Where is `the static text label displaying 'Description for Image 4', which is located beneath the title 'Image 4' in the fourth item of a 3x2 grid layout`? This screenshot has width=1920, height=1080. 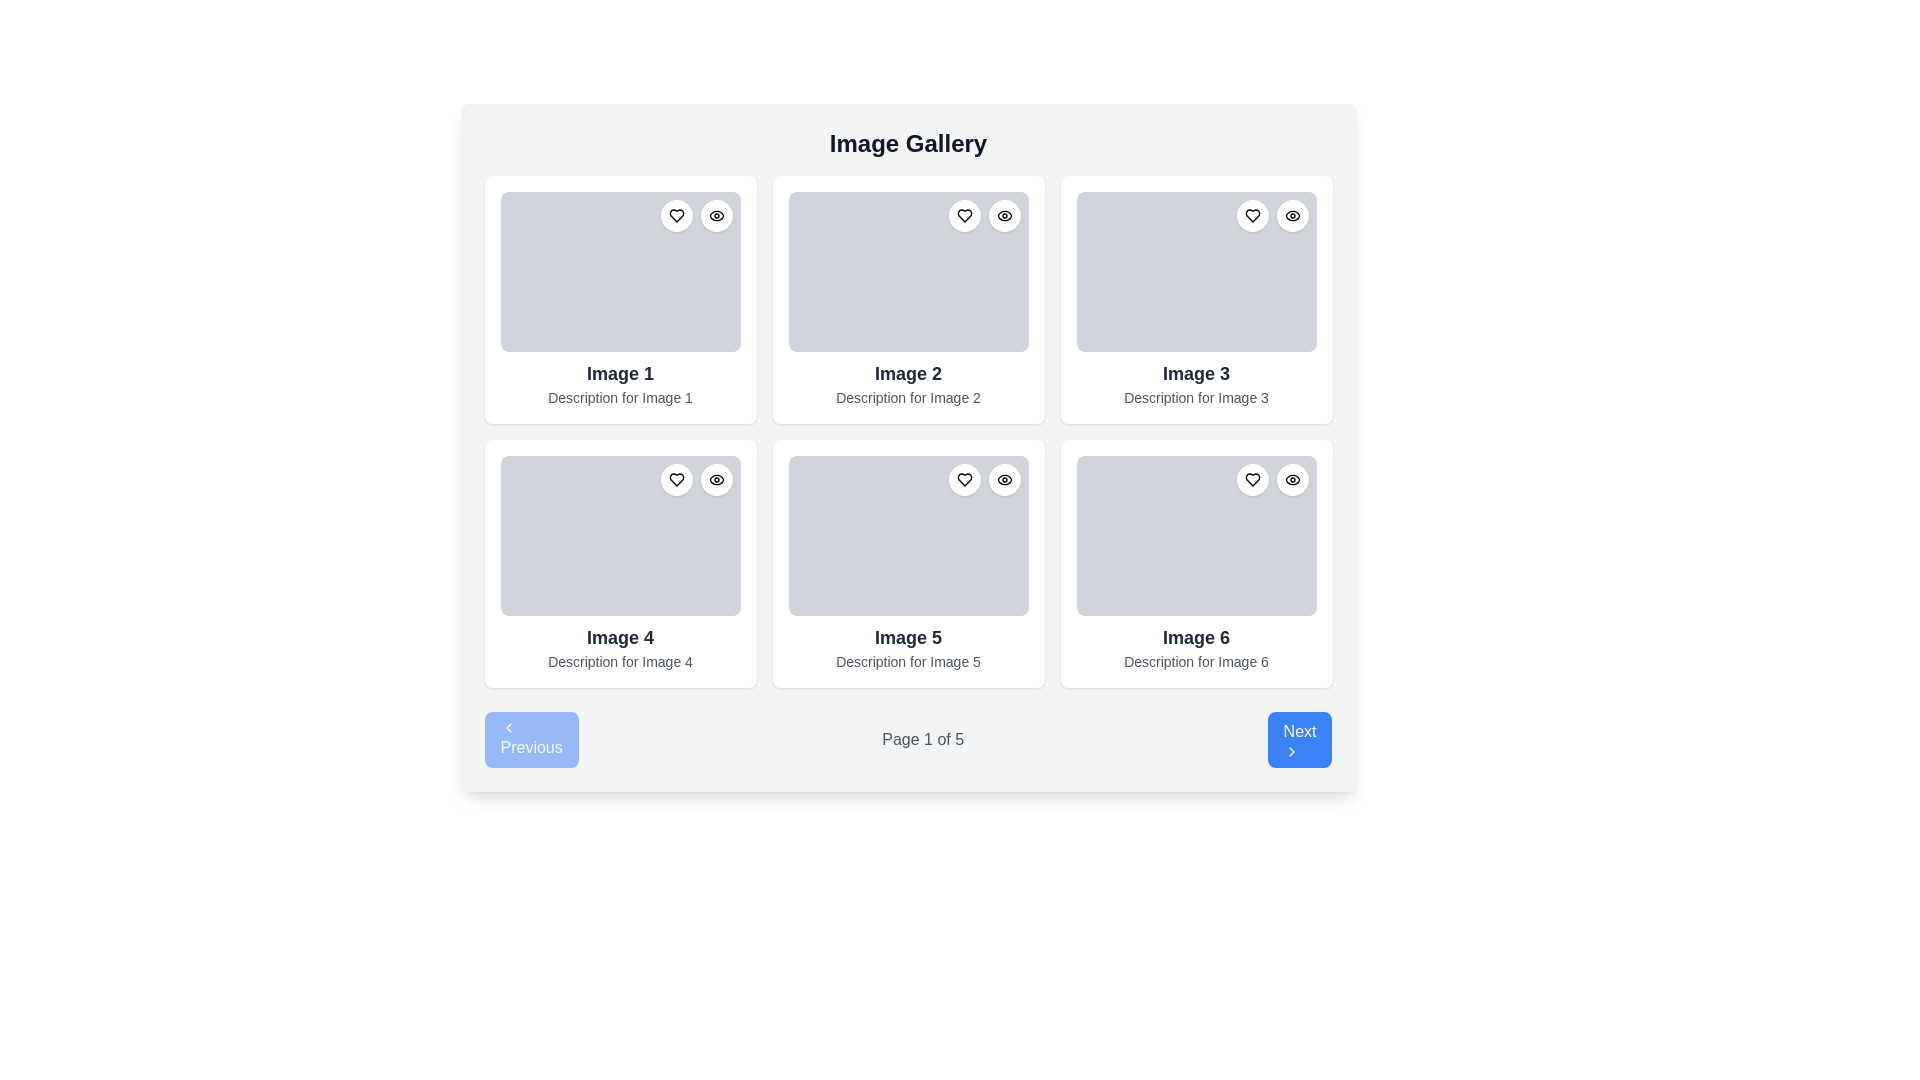
the static text label displaying 'Description for Image 4', which is located beneath the title 'Image 4' in the fourth item of a 3x2 grid layout is located at coordinates (619, 662).